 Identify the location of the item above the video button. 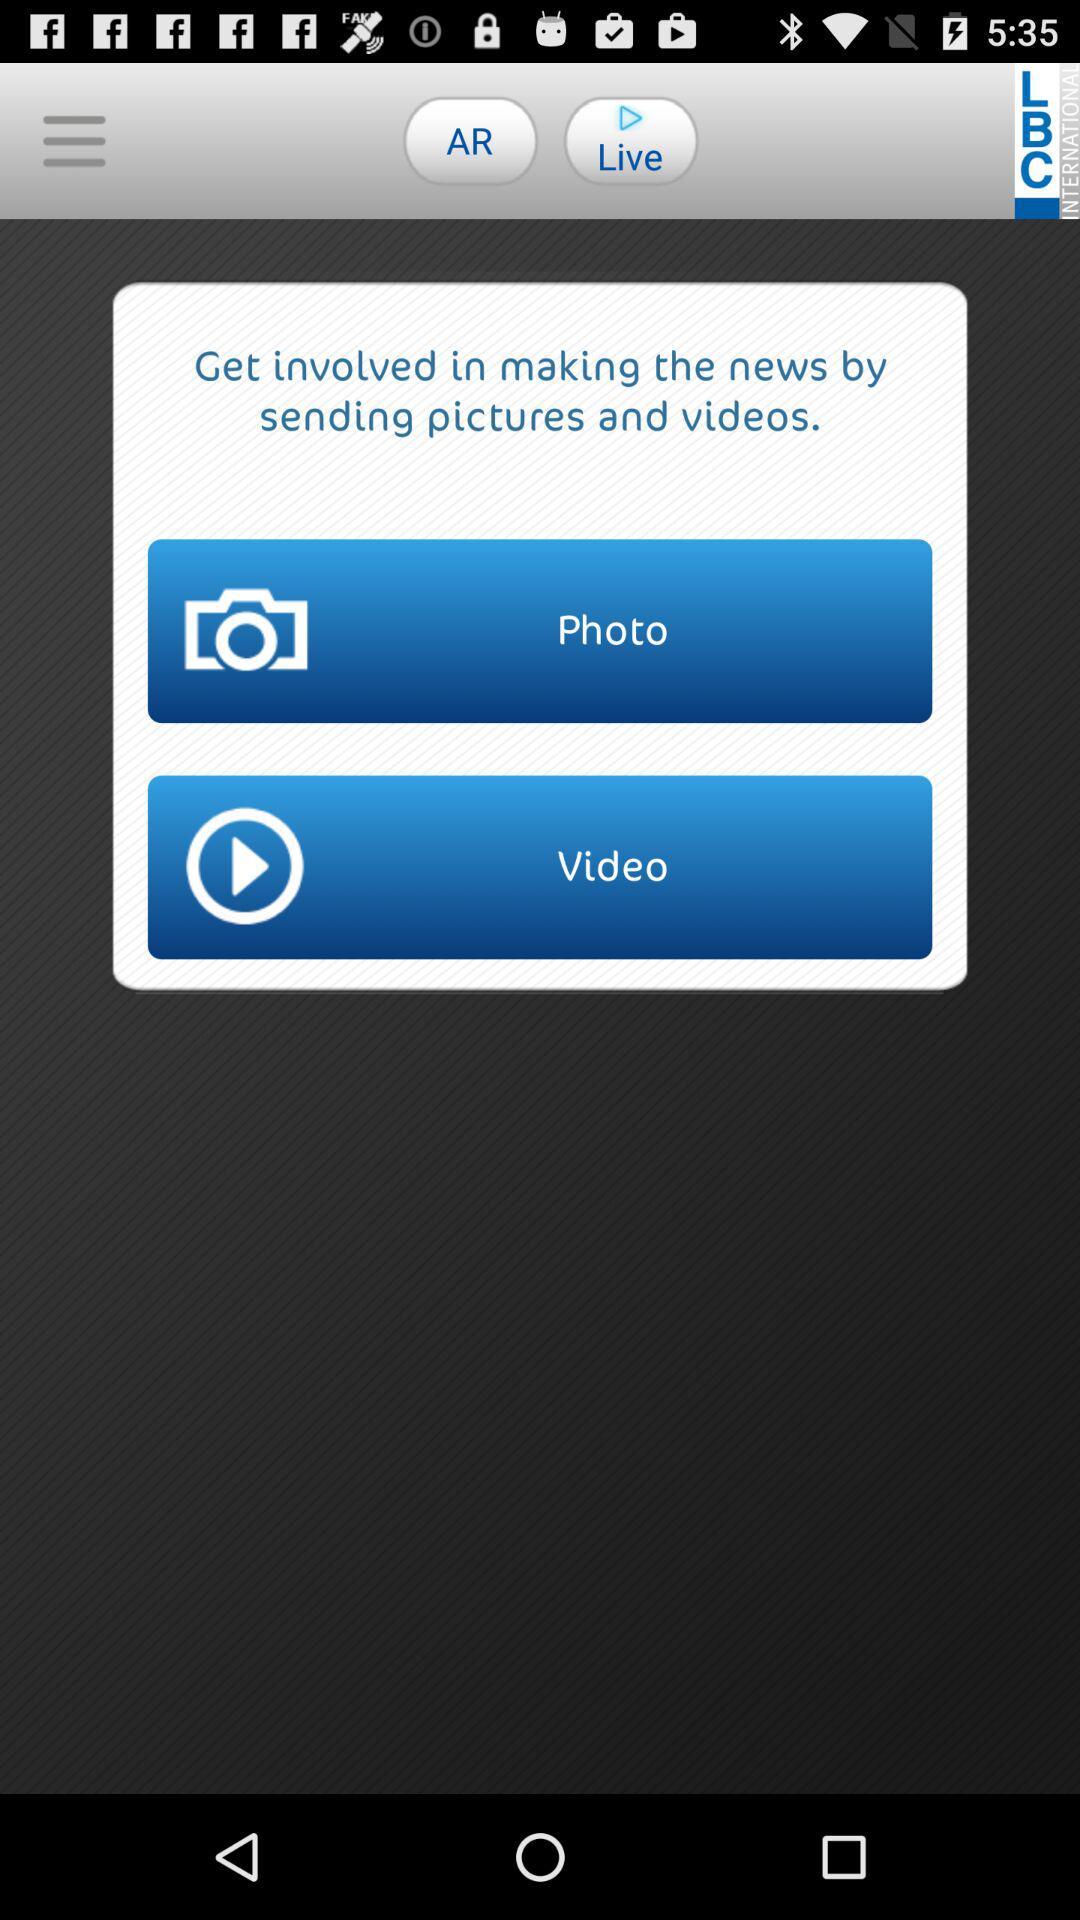
(540, 630).